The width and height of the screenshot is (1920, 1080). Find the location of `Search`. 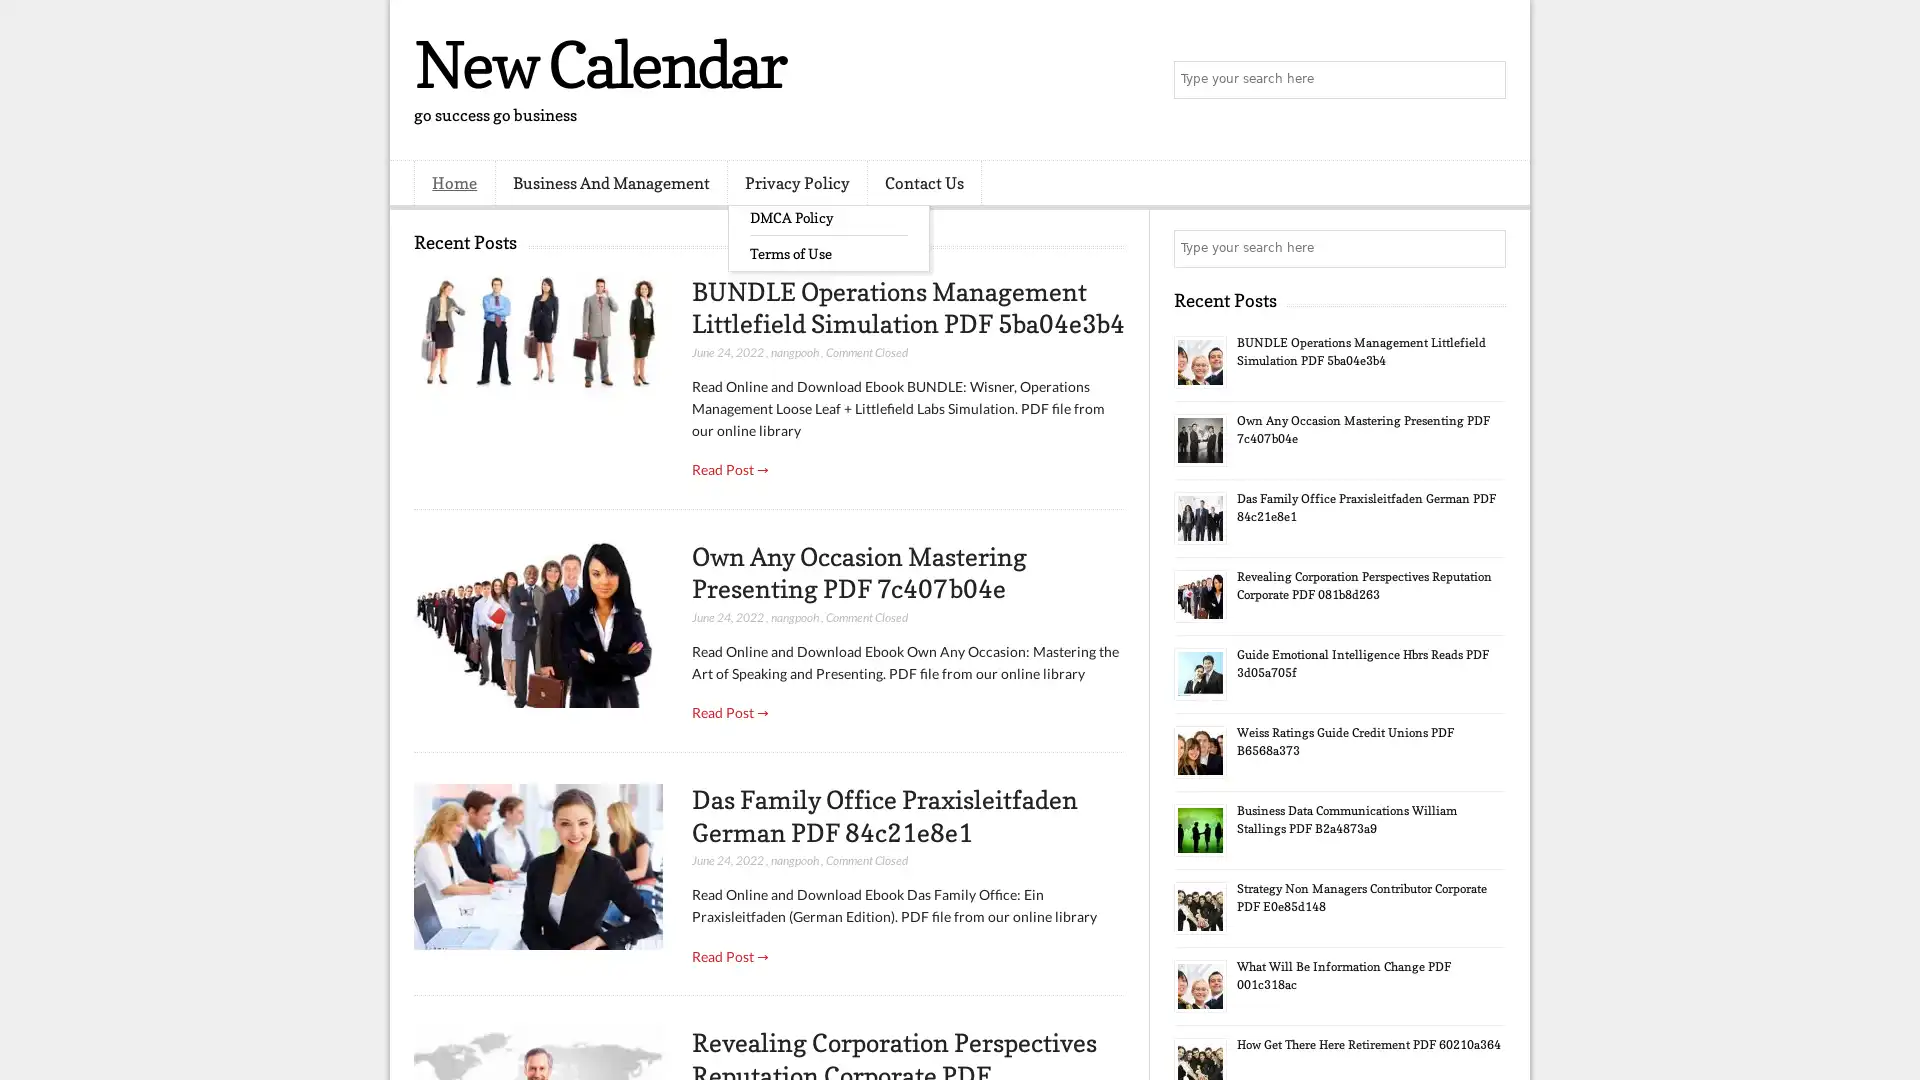

Search is located at coordinates (1485, 80).